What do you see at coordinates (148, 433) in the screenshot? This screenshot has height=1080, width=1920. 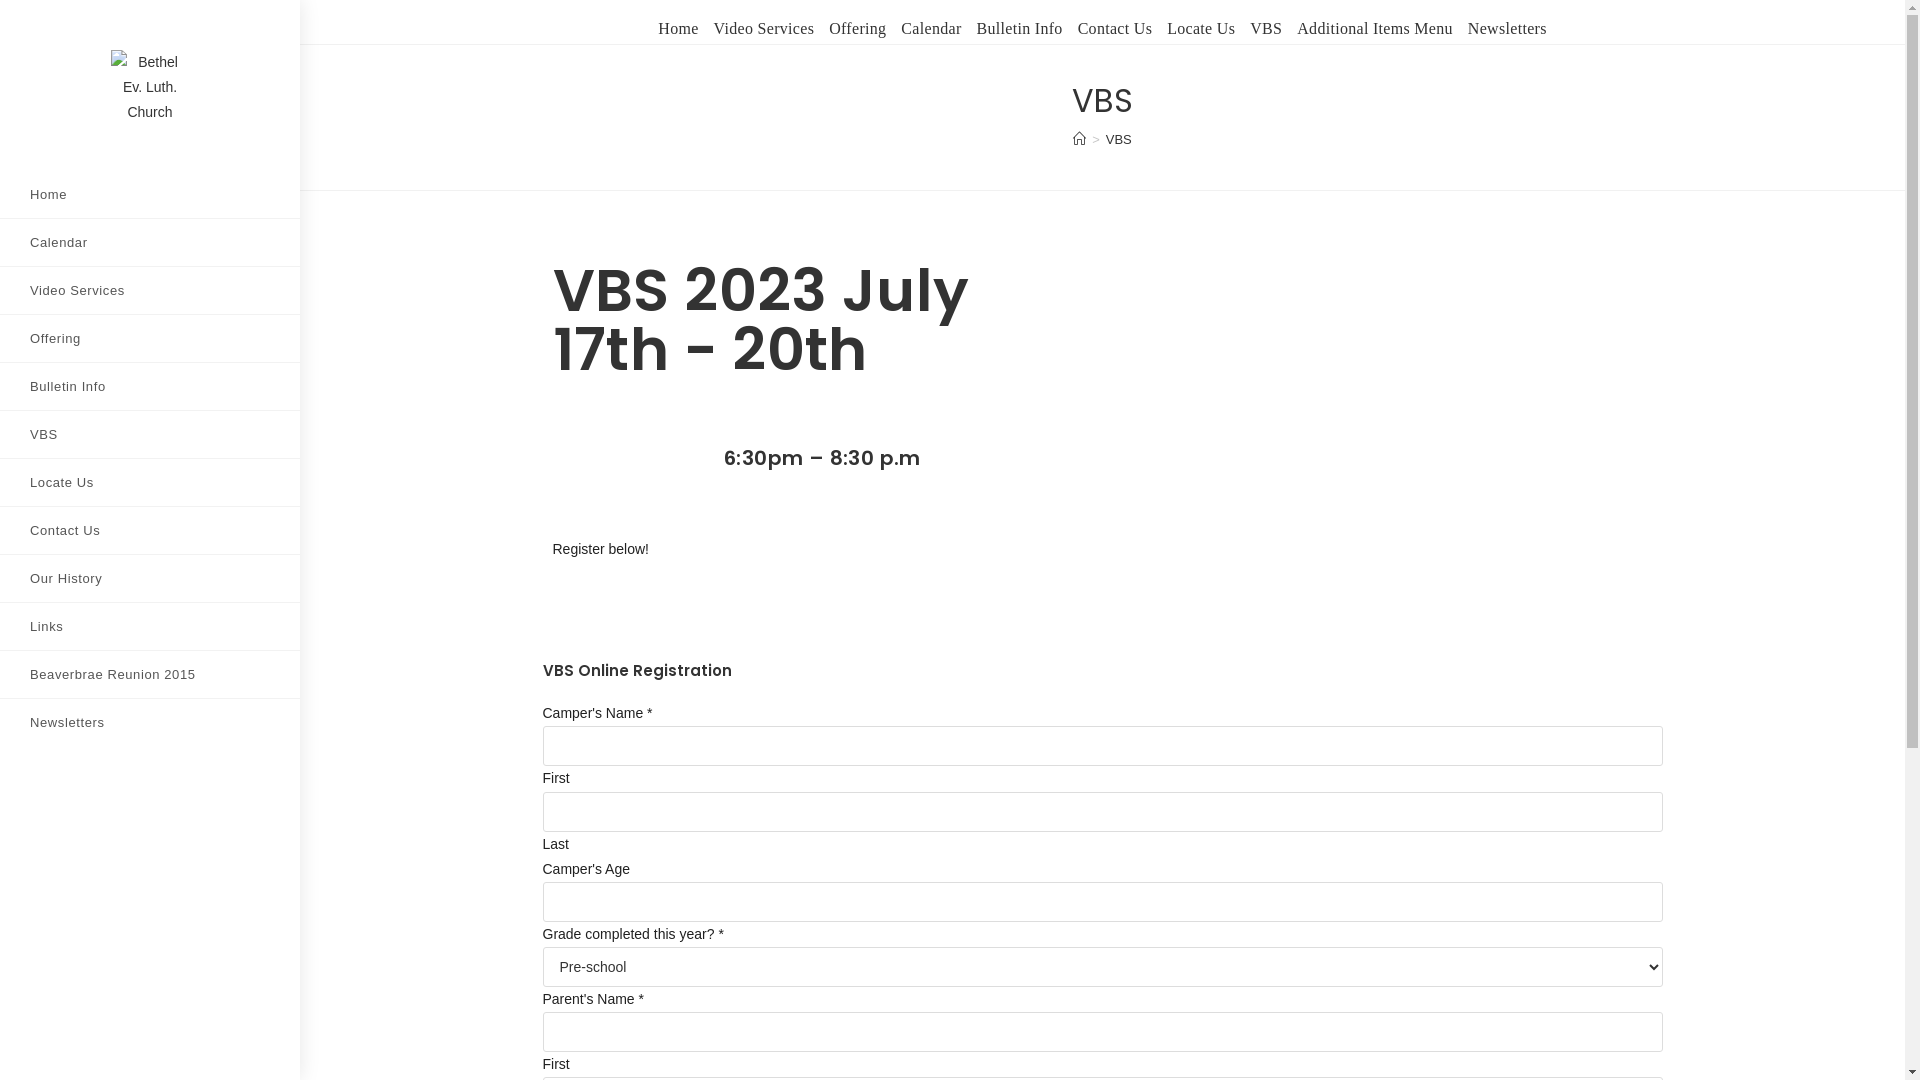 I see `'VBS'` at bounding box center [148, 433].